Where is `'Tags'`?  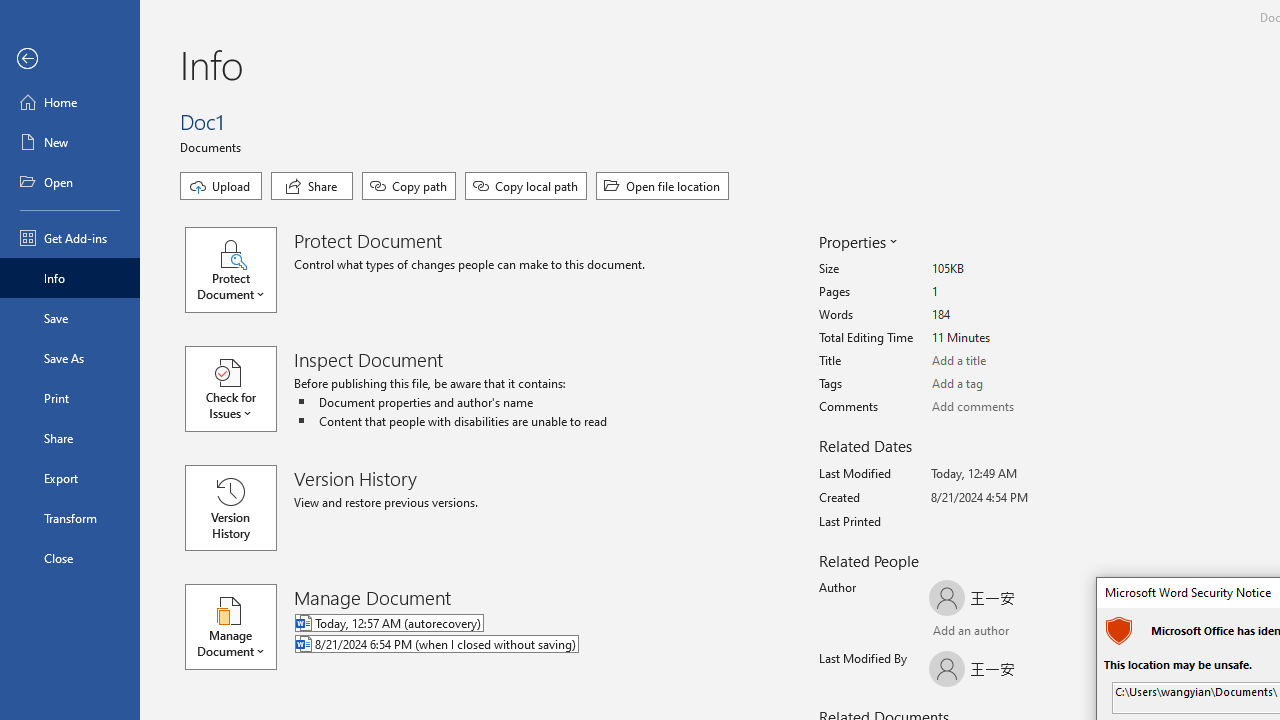 'Tags' is located at coordinates (1006, 384).